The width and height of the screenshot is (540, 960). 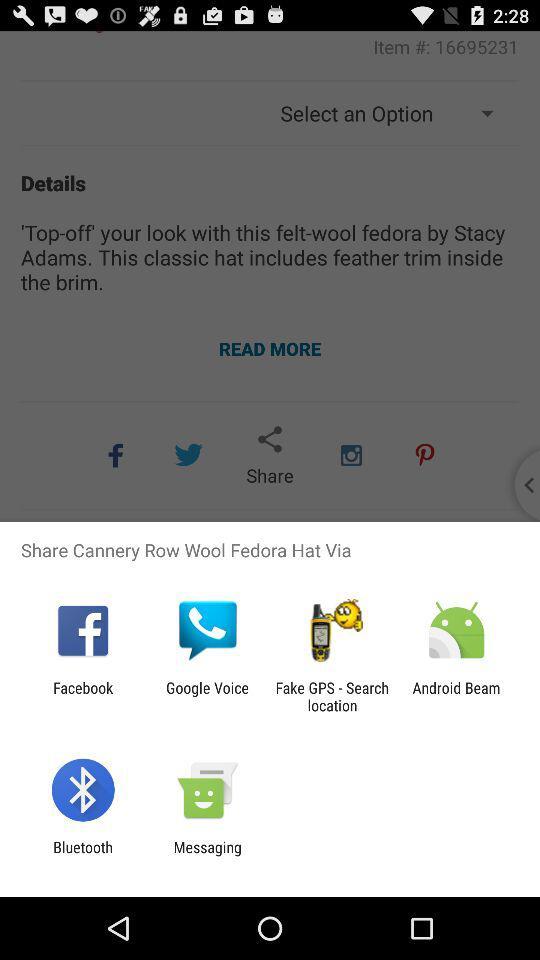 I want to click on the app next to google voice, so click(x=332, y=696).